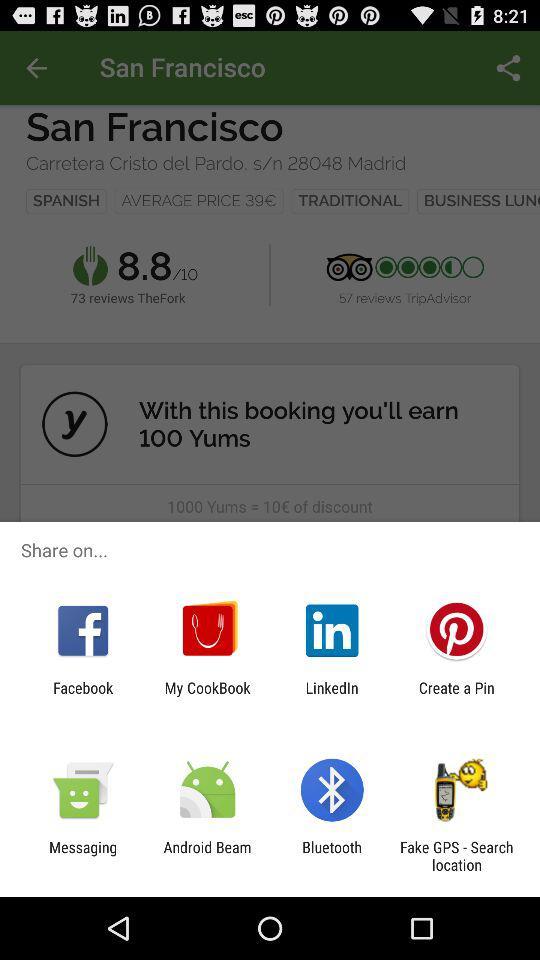 This screenshot has width=540, height=960. Describe the element at coordinates (456, 855) in the screenshot. I see `the fake gps search app` at that location.